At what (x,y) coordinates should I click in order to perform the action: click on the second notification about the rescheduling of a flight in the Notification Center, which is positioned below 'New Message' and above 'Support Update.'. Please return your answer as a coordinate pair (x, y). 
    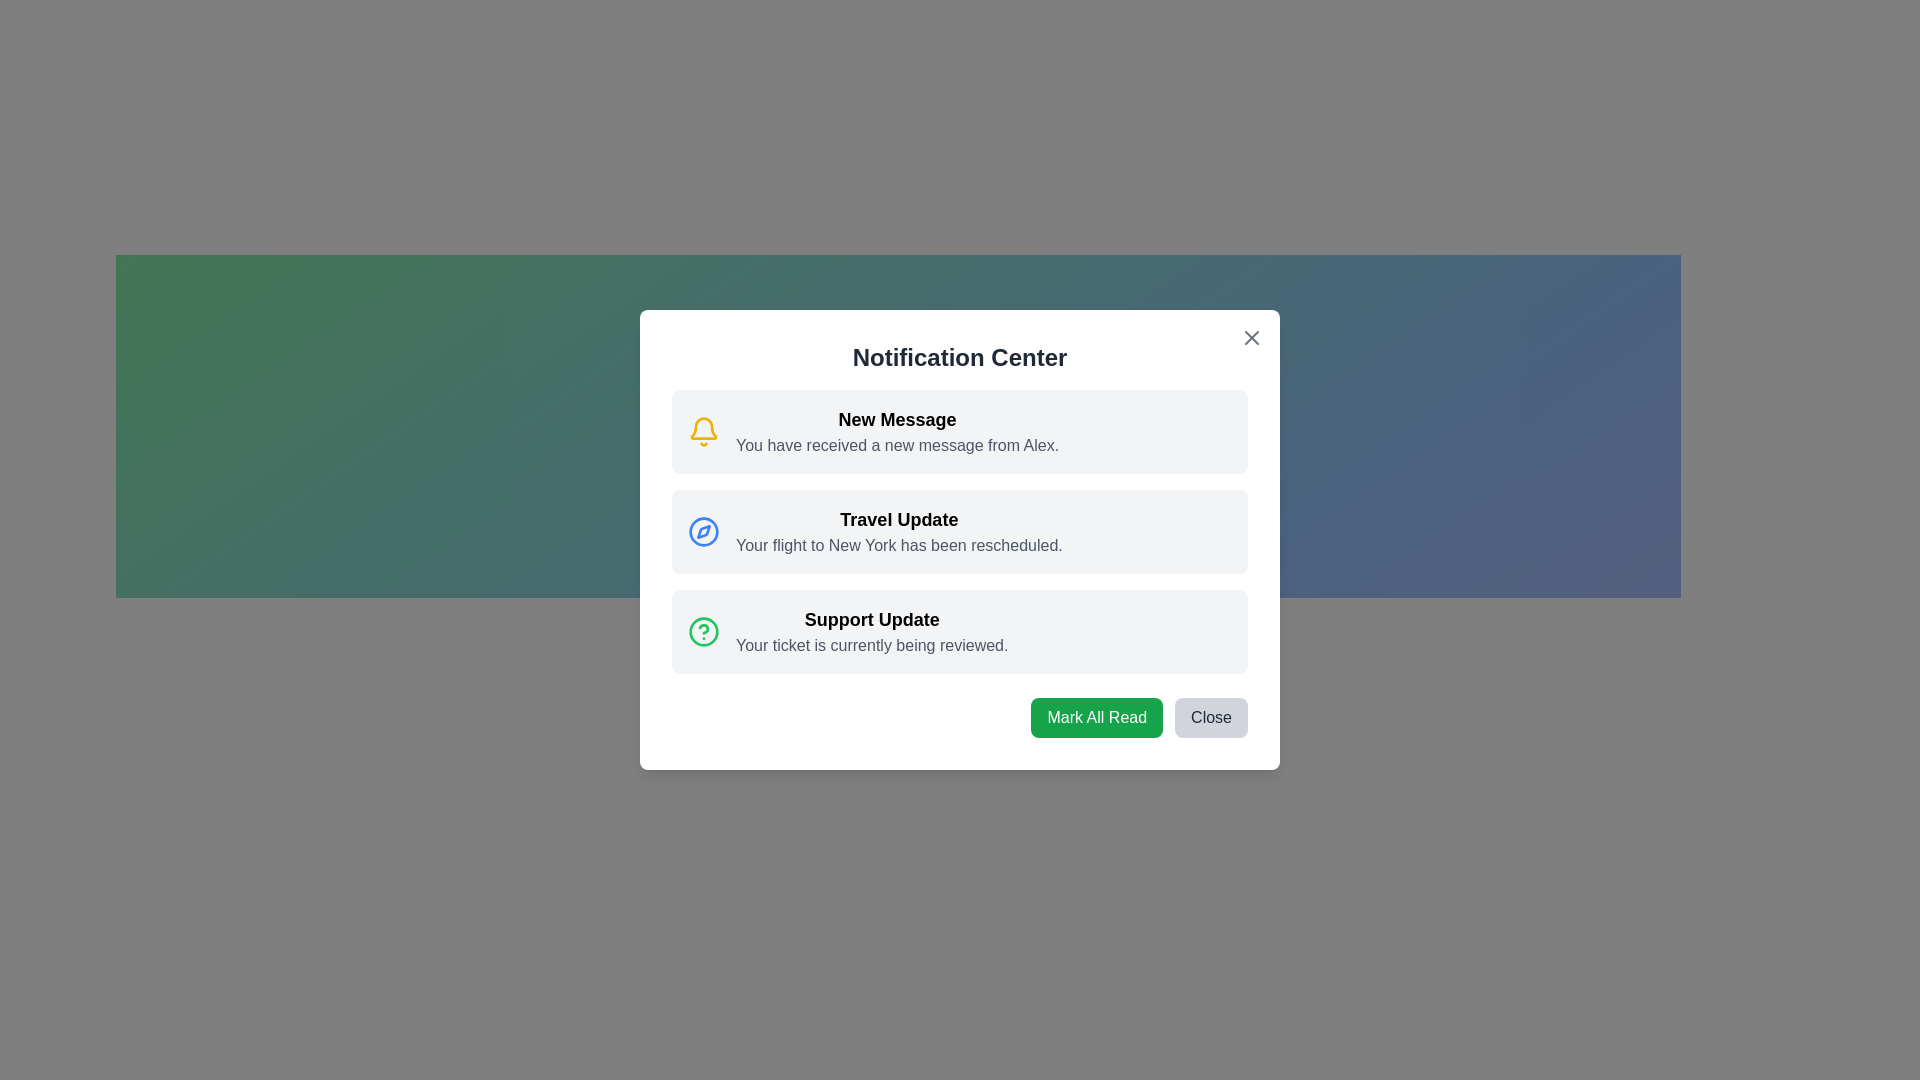
    Looking at the image, I should click on (960, 531).